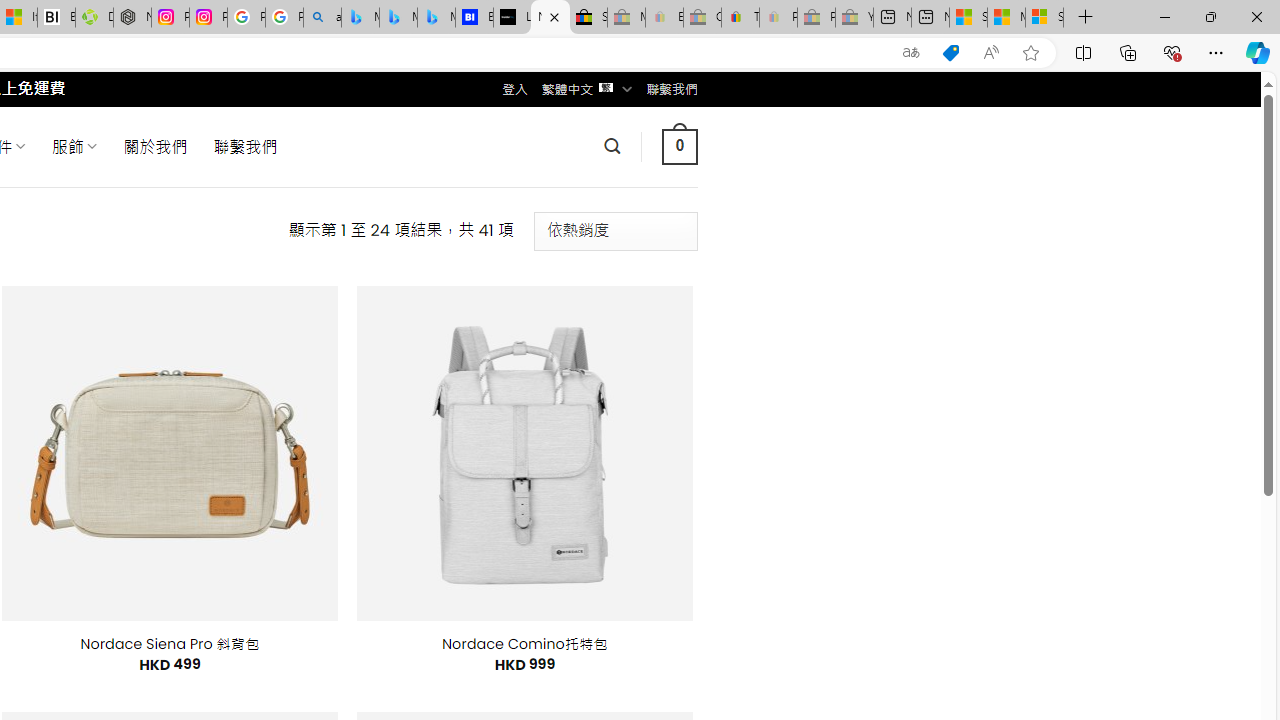  I want to click on 'Microsoft Bing Travel - Shangri-La Hotel Bangkok', so click(435, 17).